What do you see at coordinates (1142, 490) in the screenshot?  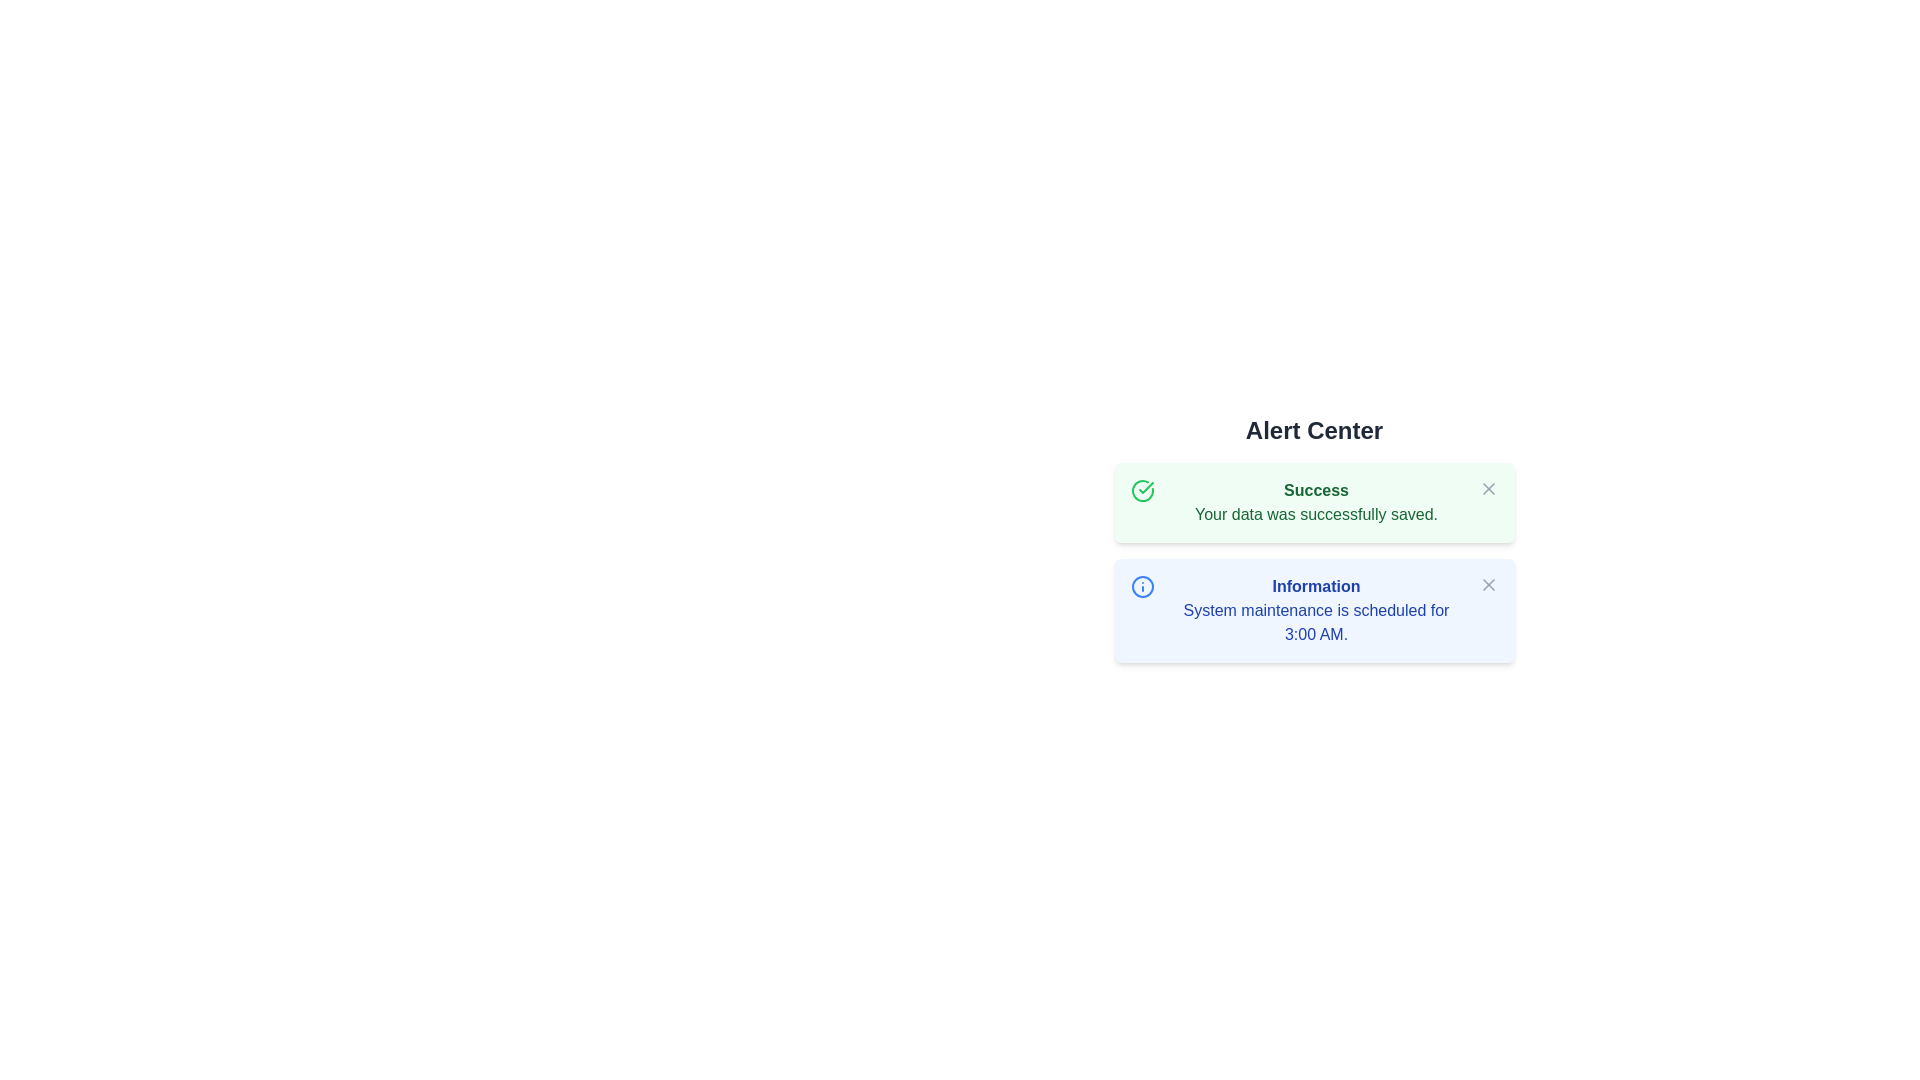 I see `the circular green icon with a checkmark inside it, located in the upper-left part of the green notification box indicating success` at bounding box center [1142, 490].